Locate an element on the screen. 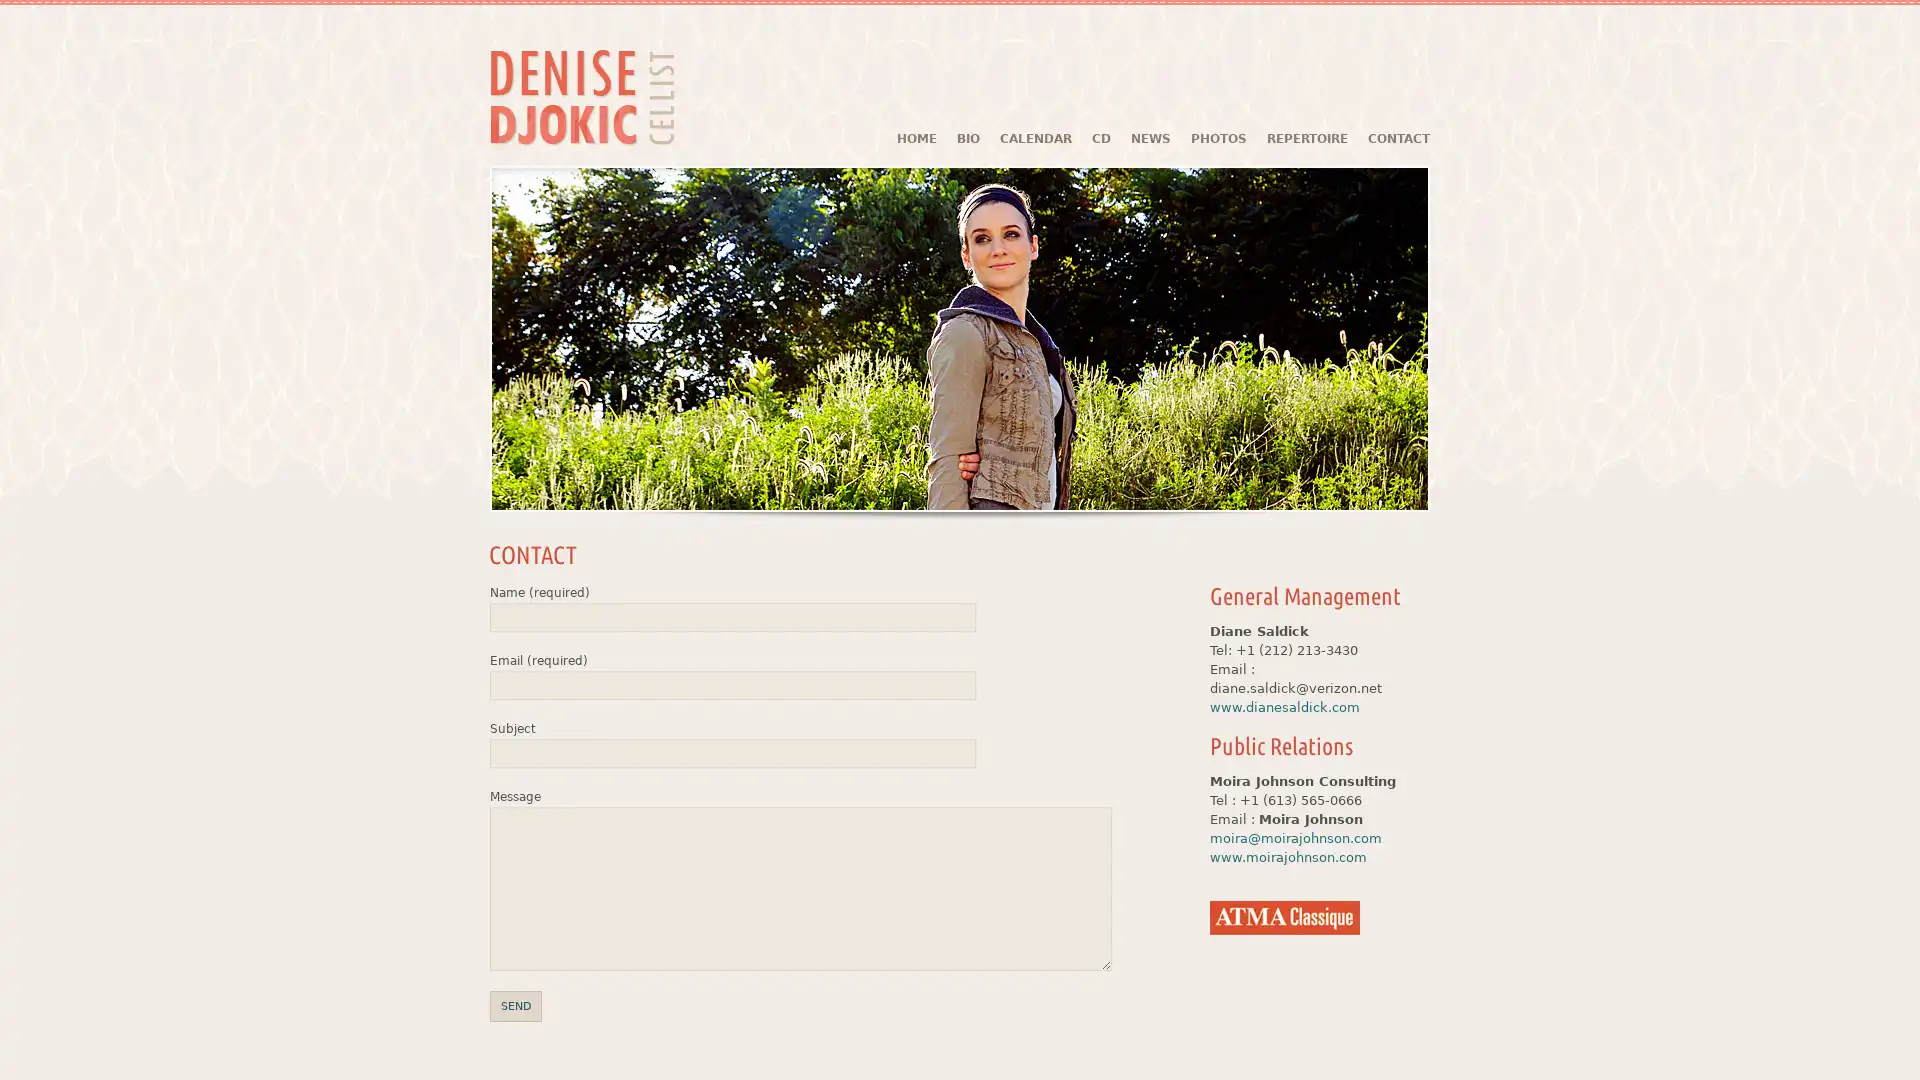 Image resolution: width=1920 pixels, height=1080 pixels. Send is located at coordinates (515, 1006).